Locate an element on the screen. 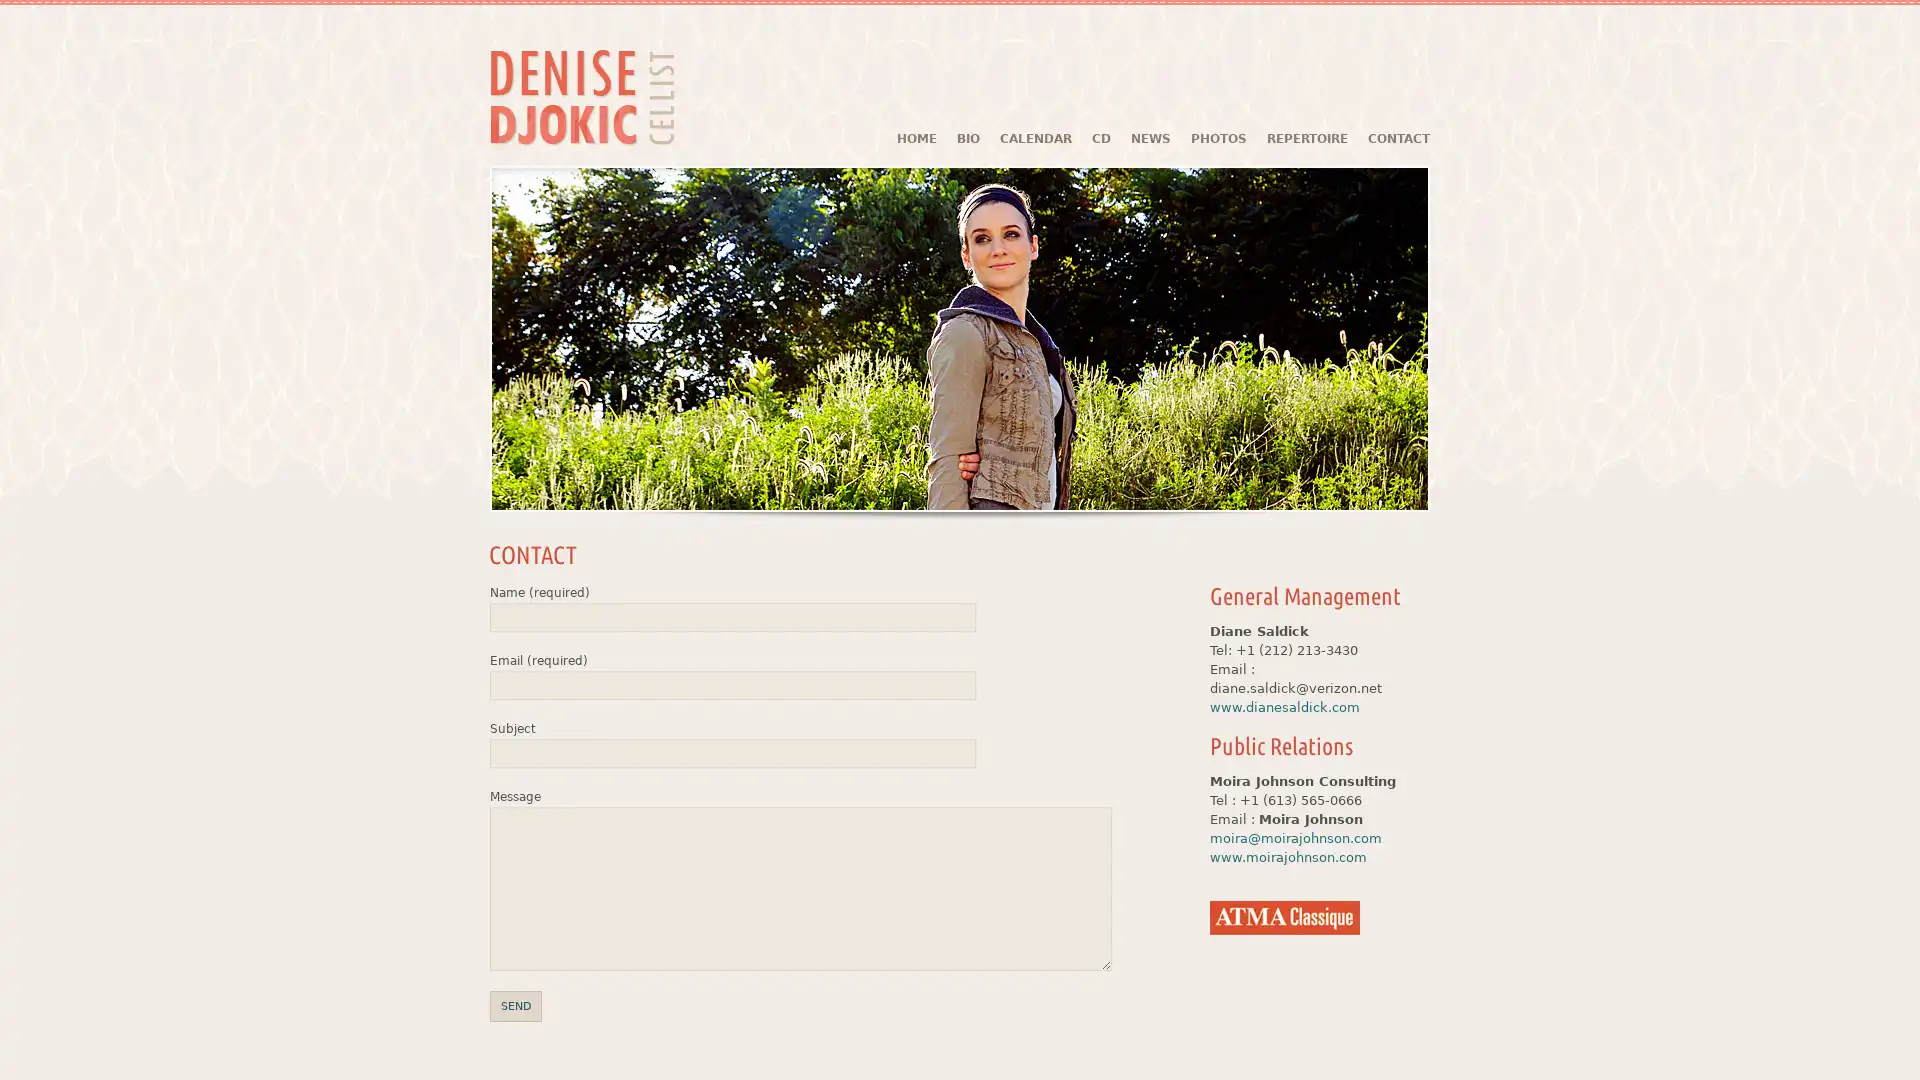 Image resolution: width=1920 pixels, height=1080 pixels. Send is located at coordinates (515, 1006).